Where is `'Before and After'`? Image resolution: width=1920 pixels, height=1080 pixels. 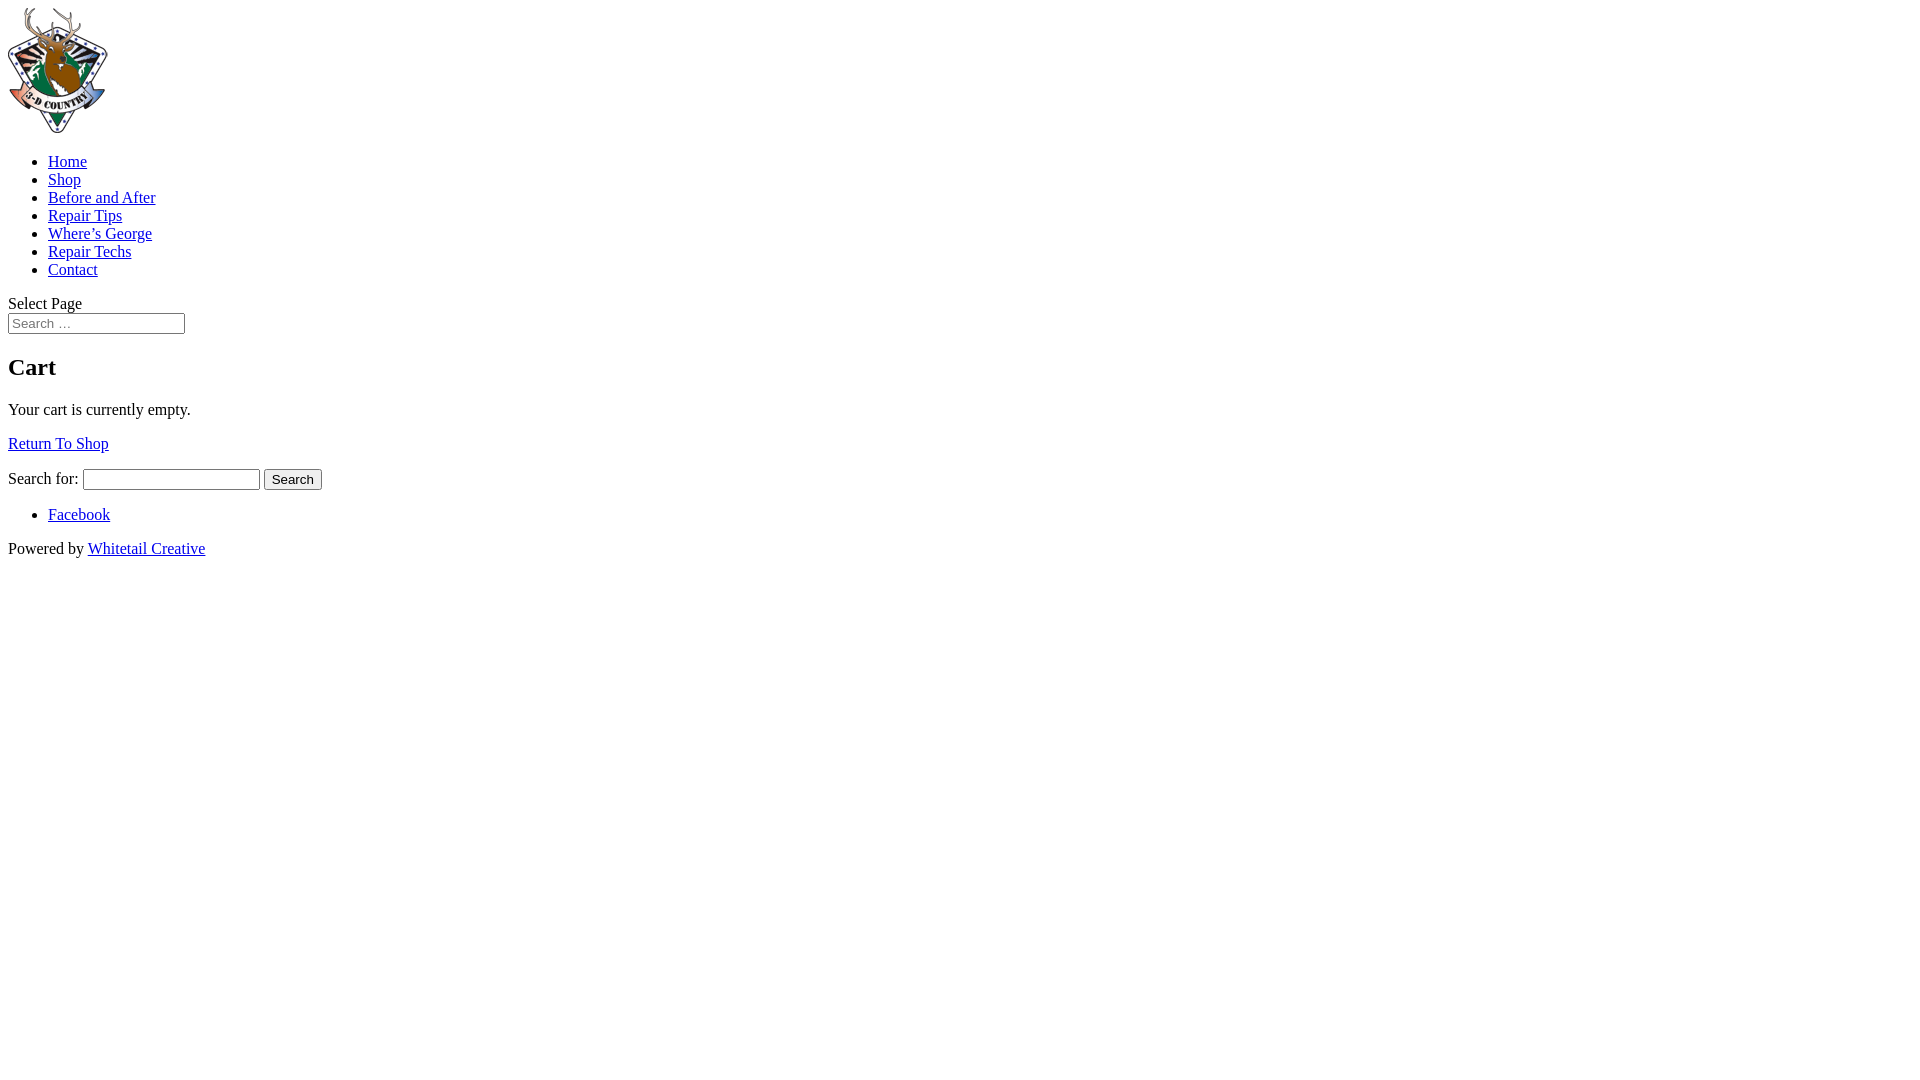
'Before and After' is located at coordinates (100, 197).